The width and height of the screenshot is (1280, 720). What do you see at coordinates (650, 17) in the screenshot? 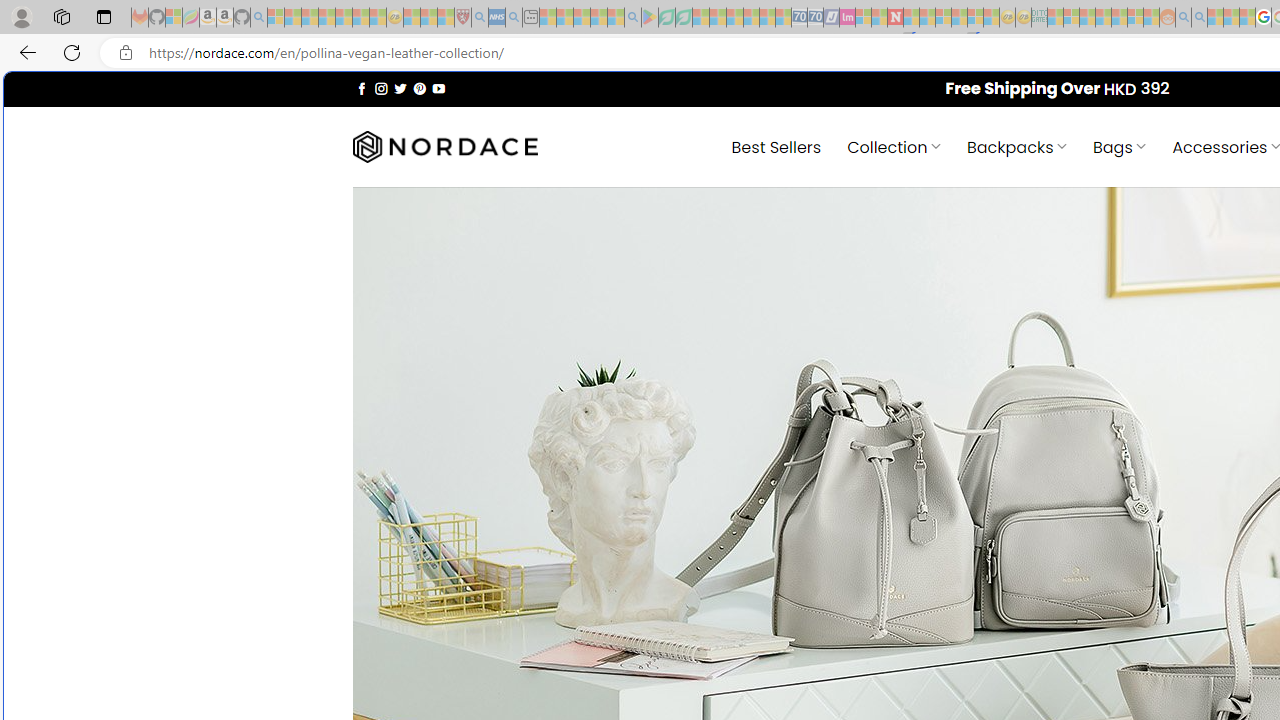
I see `'Bluey: Let'` at bounding box center [650, 17].